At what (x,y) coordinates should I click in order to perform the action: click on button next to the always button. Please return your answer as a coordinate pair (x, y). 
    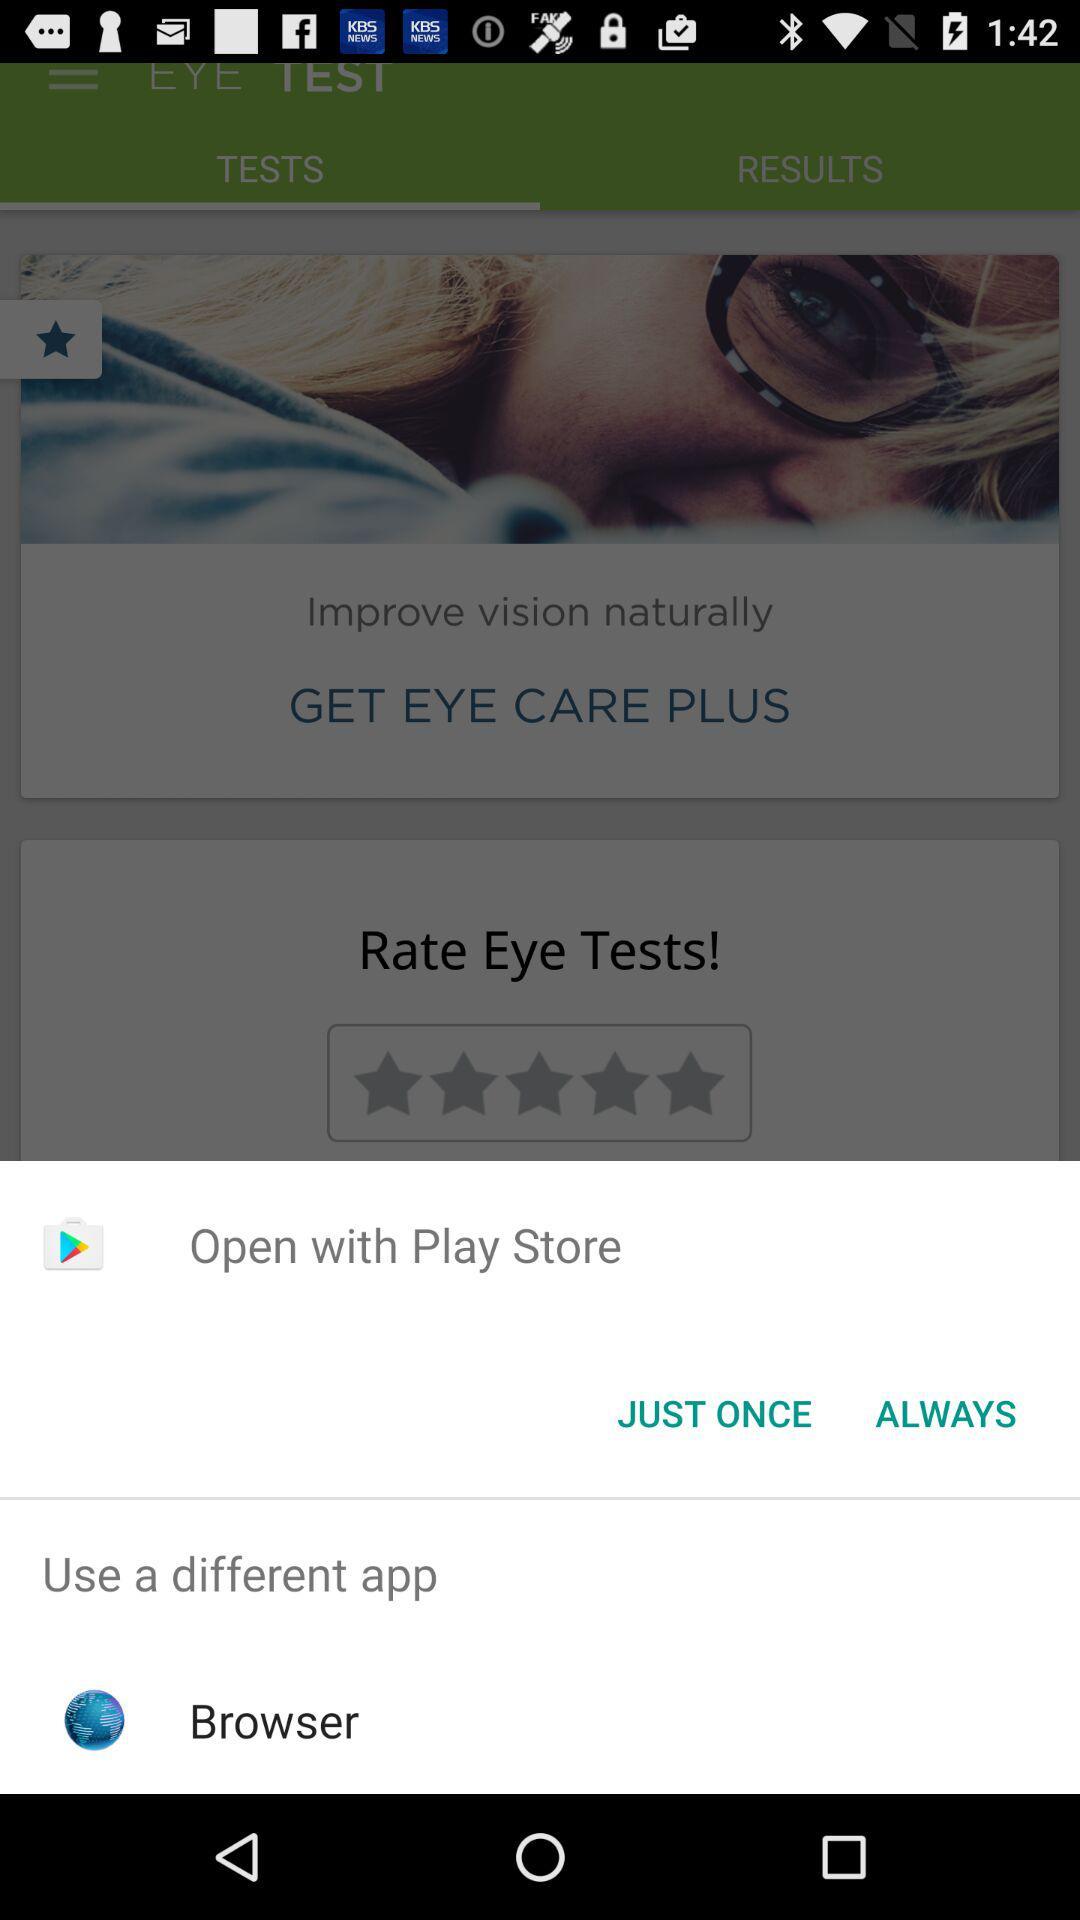
    Looking at the image, I should click on (713, 1411).